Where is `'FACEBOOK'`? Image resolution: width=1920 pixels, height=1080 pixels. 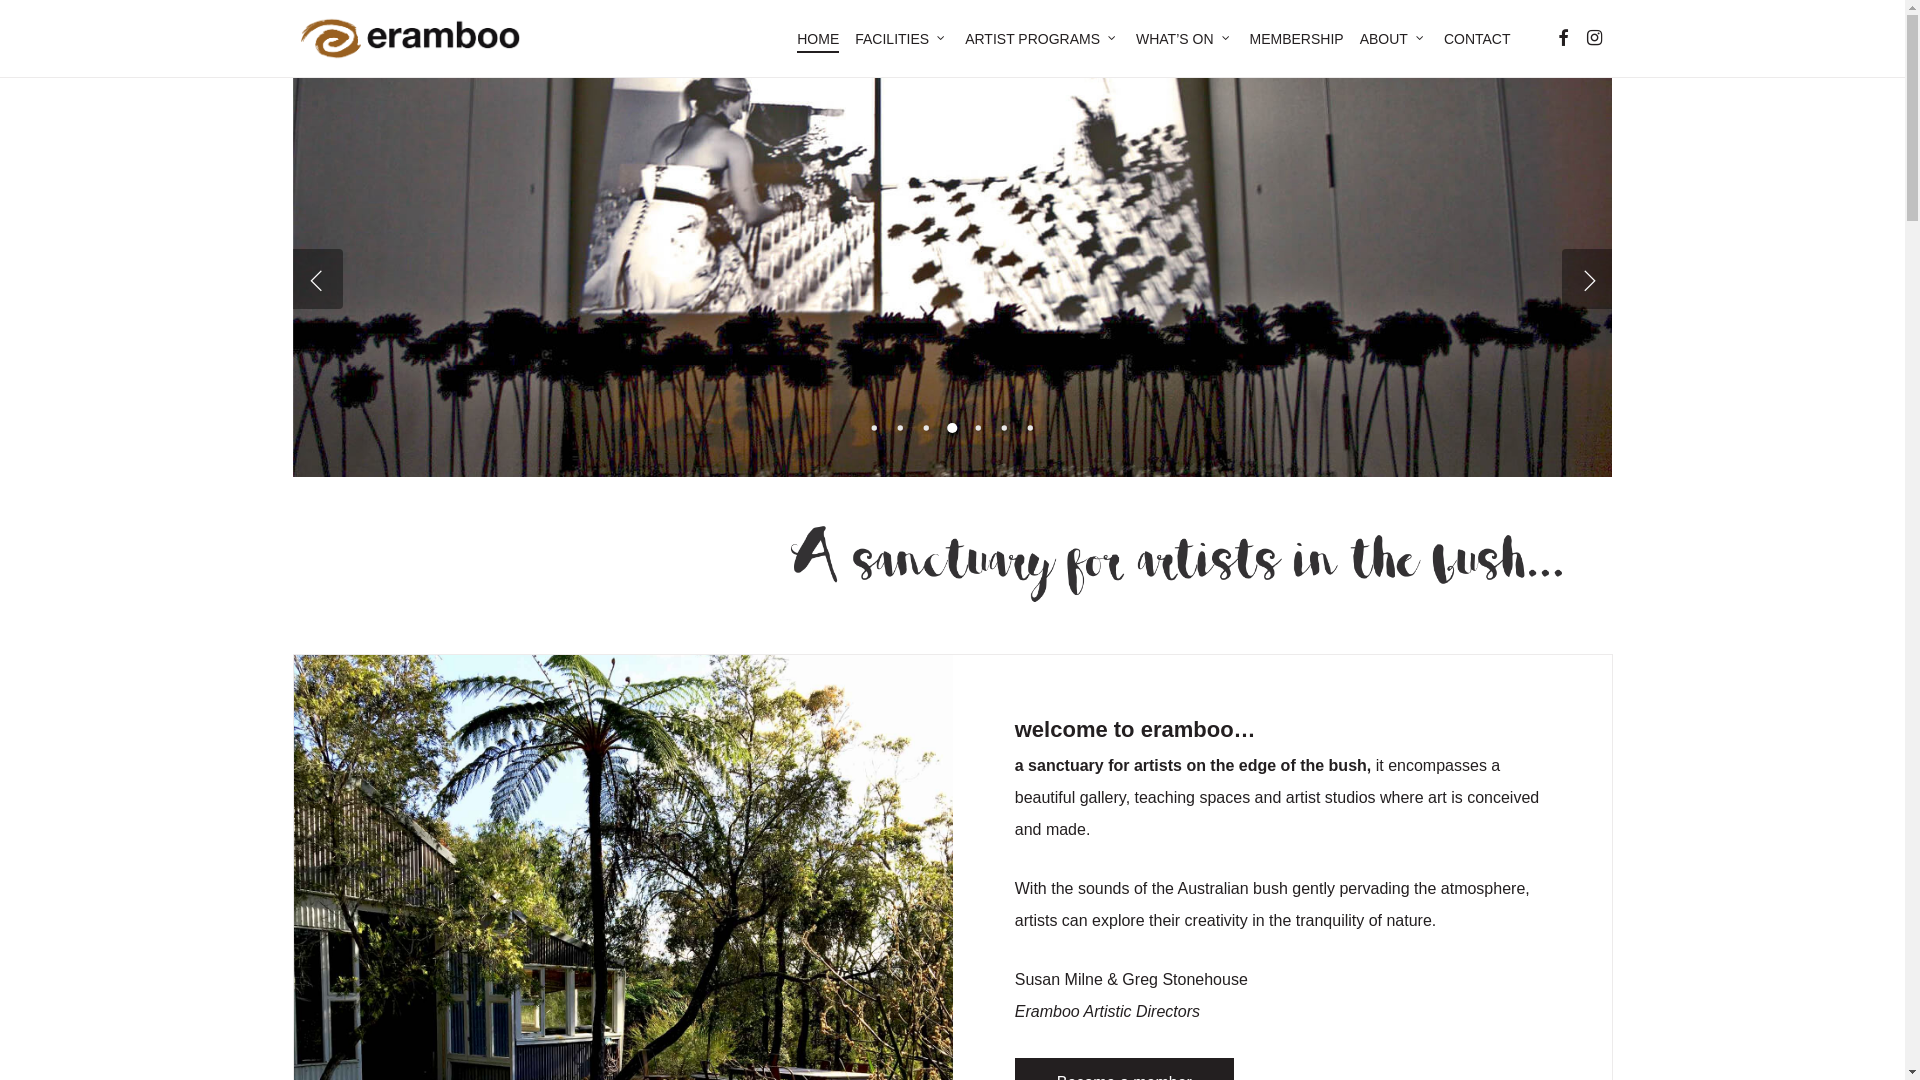 'FACEBOOK' is located at coordinates (1560, 38).